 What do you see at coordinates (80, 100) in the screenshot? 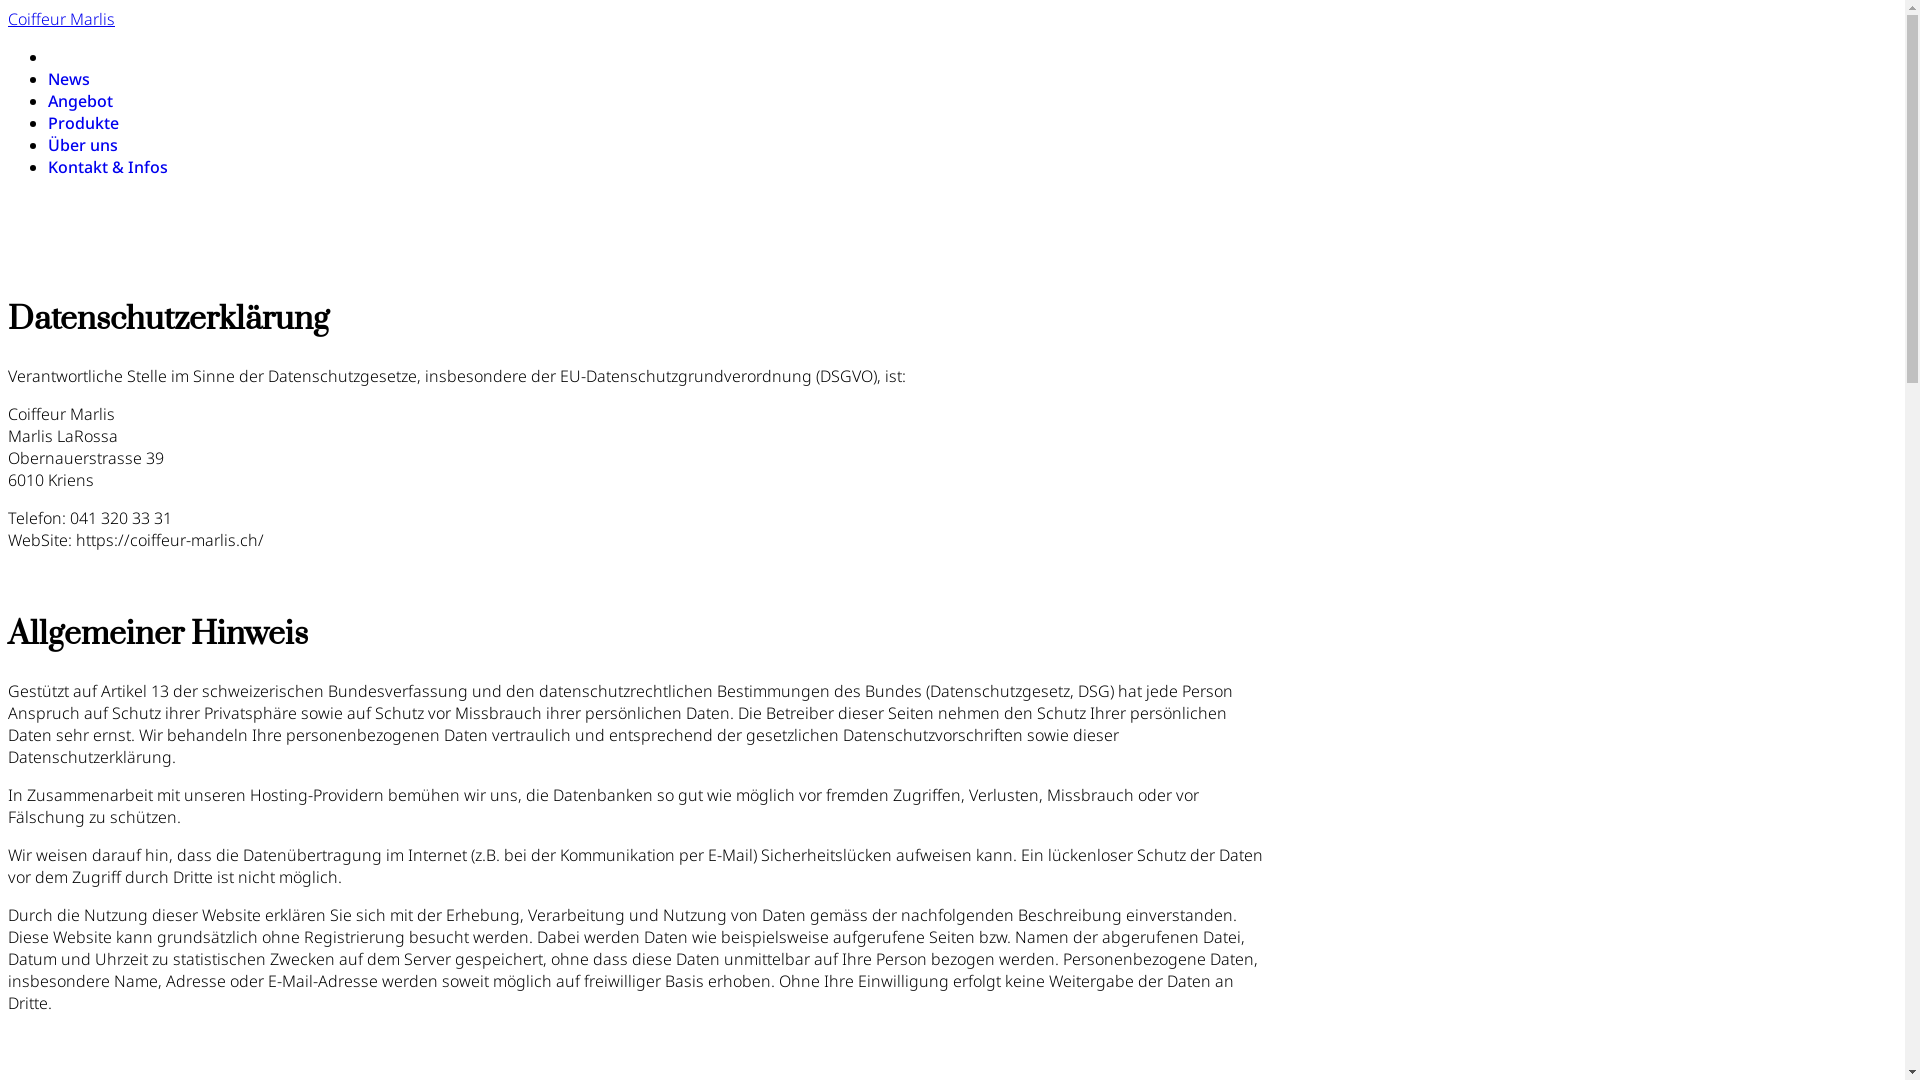
I see `'Angebot'` at bounding box center [80, 100].